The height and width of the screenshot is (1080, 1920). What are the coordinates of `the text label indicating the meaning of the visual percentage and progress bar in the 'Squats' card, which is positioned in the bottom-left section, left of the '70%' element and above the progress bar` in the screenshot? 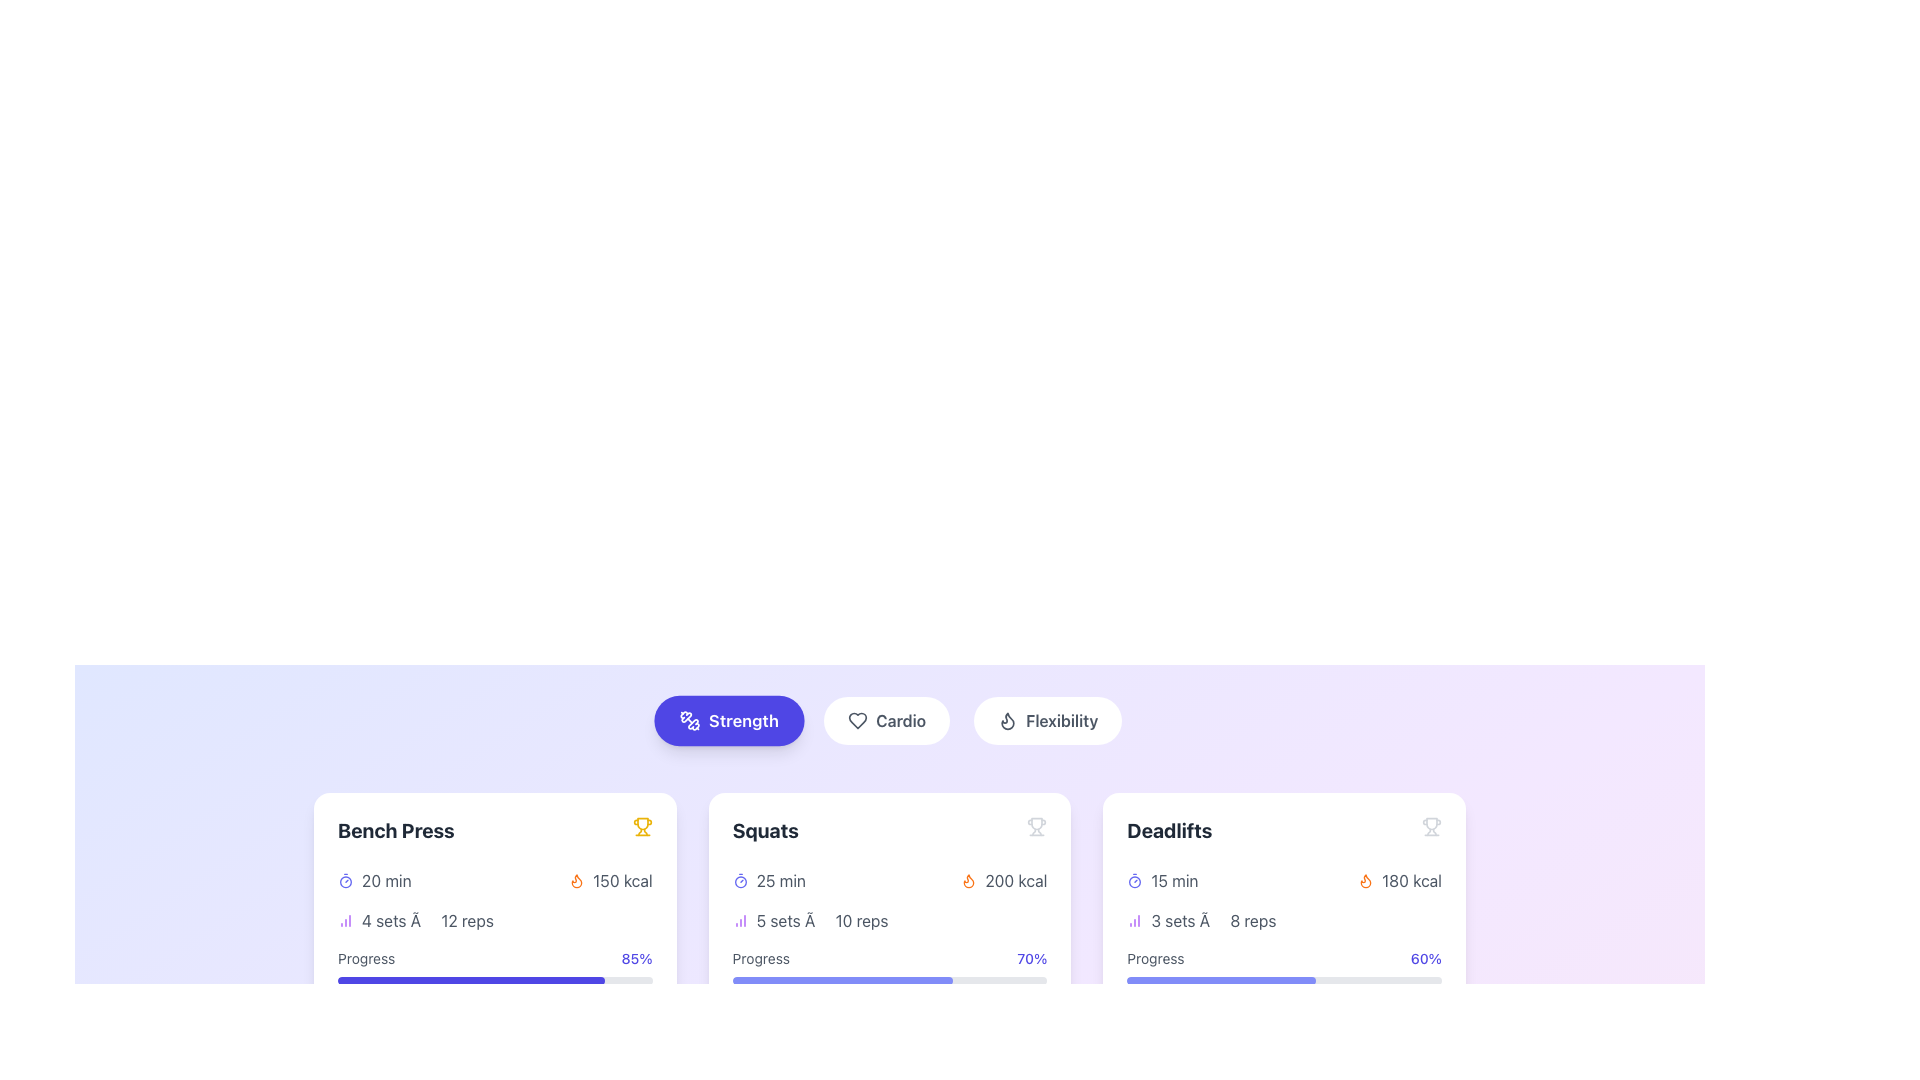 It's located at (760, 958).